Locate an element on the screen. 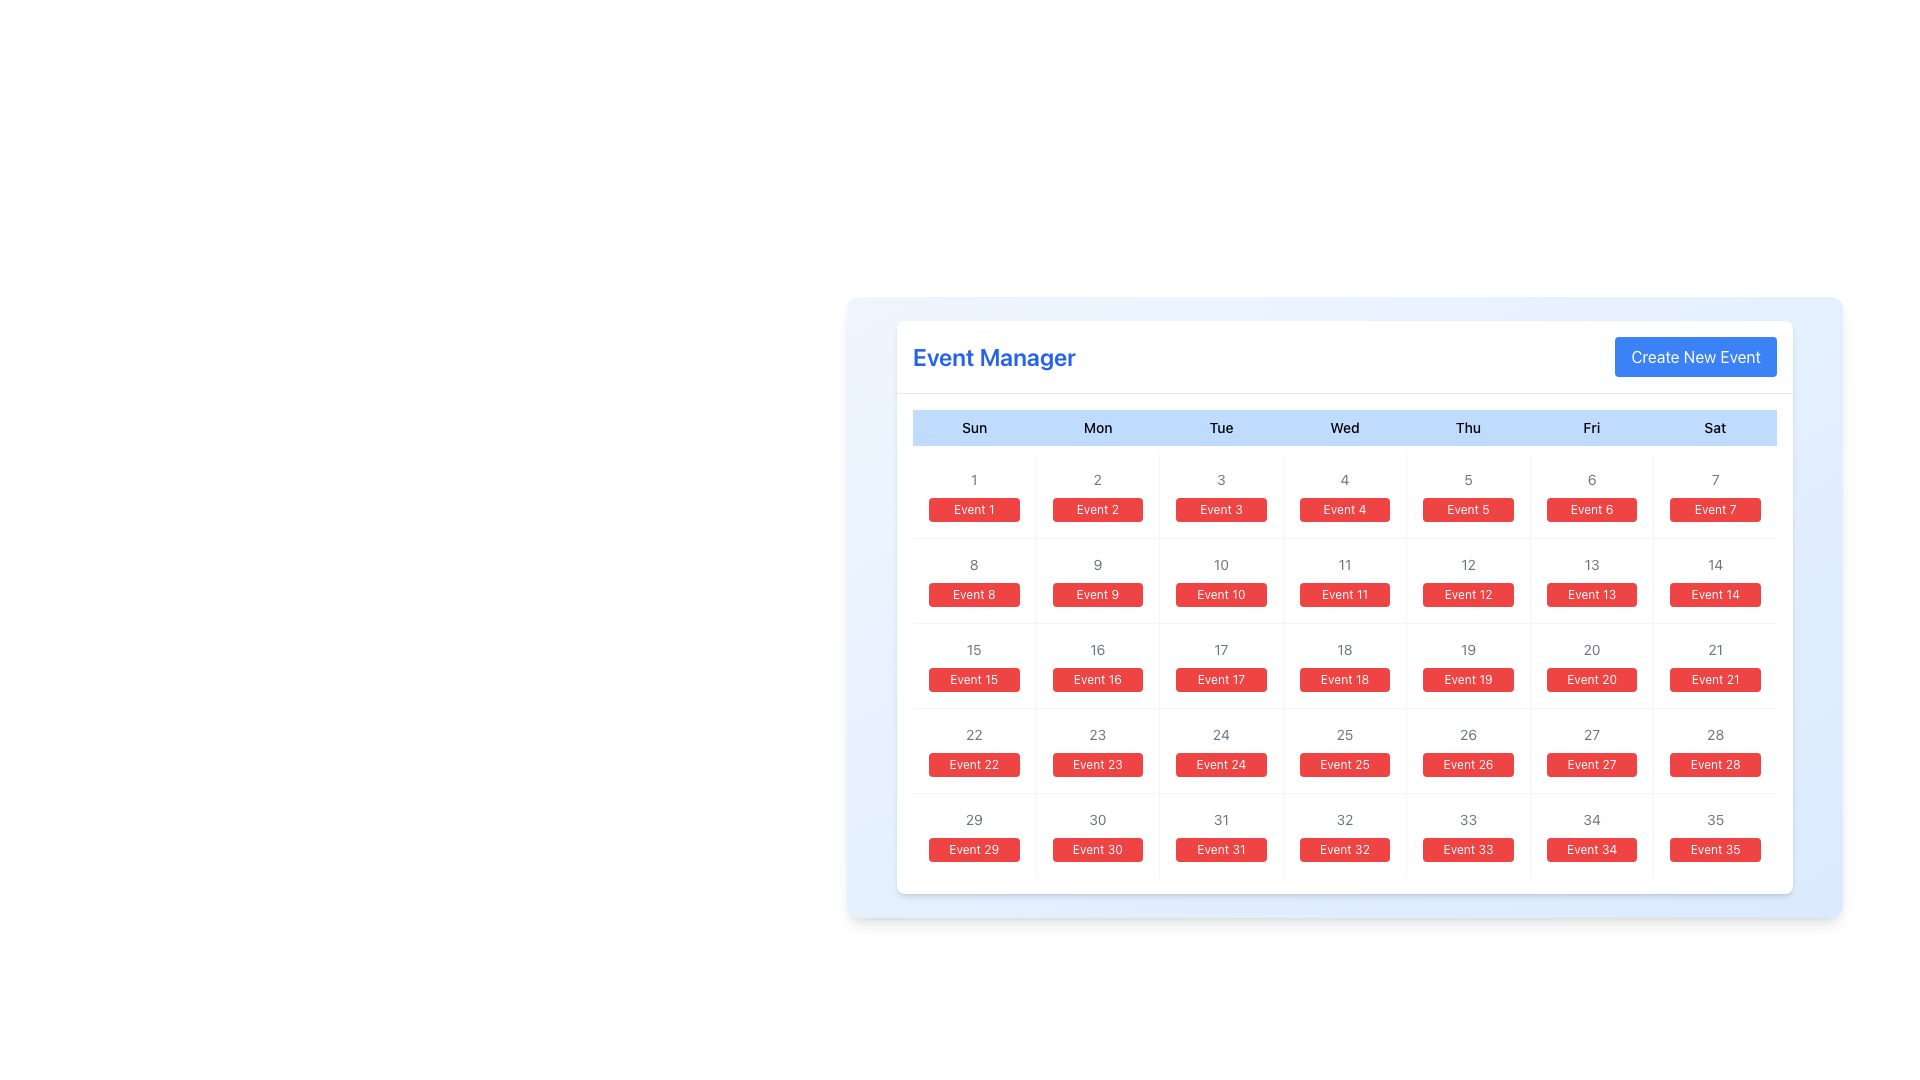 This screenshot has width=1920, height=1080. the Text label indicating 'Friday' in the weekly calendar layout, which is the sixth item in the horizontal arrangement of days, located between 'Thu' and 'Sat' is located at coordinates (1590, 427).